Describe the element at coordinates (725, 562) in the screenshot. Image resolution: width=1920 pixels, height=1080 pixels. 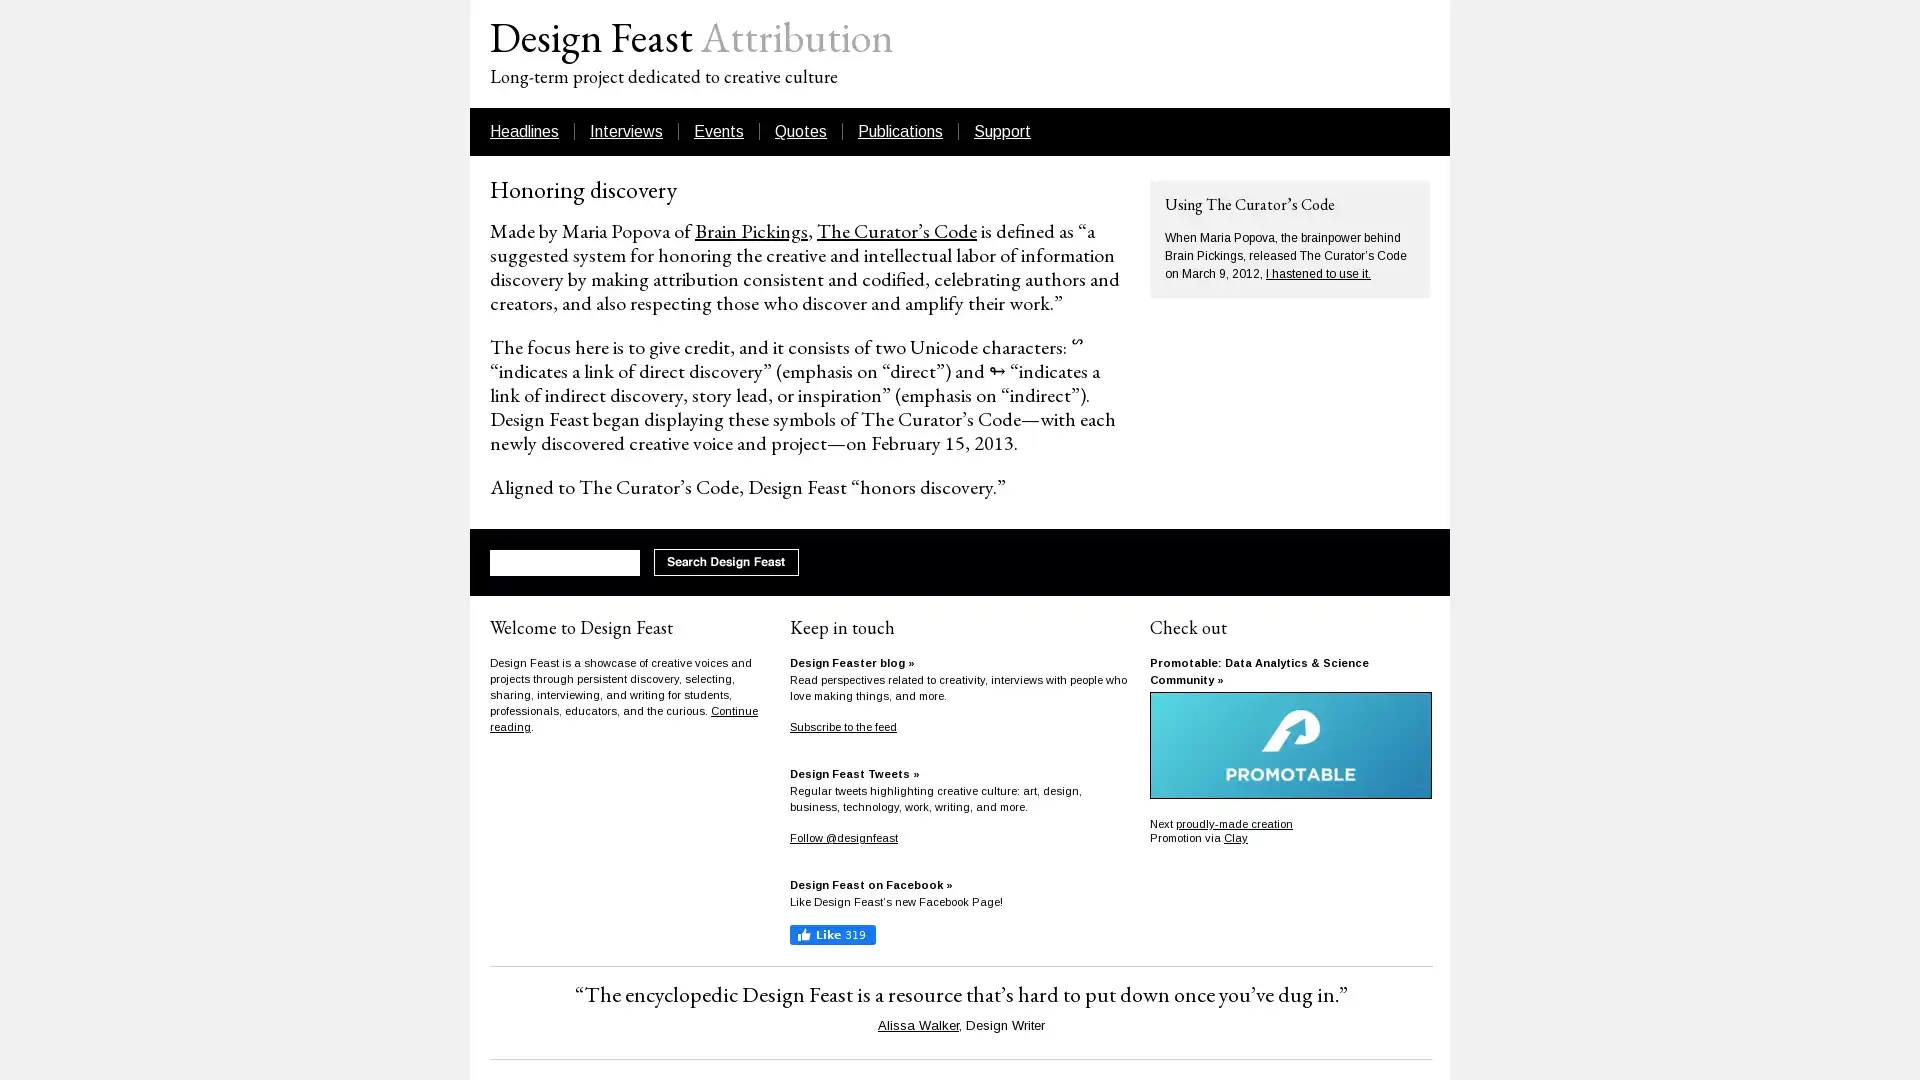
I see `Search Design Feast` at that location.